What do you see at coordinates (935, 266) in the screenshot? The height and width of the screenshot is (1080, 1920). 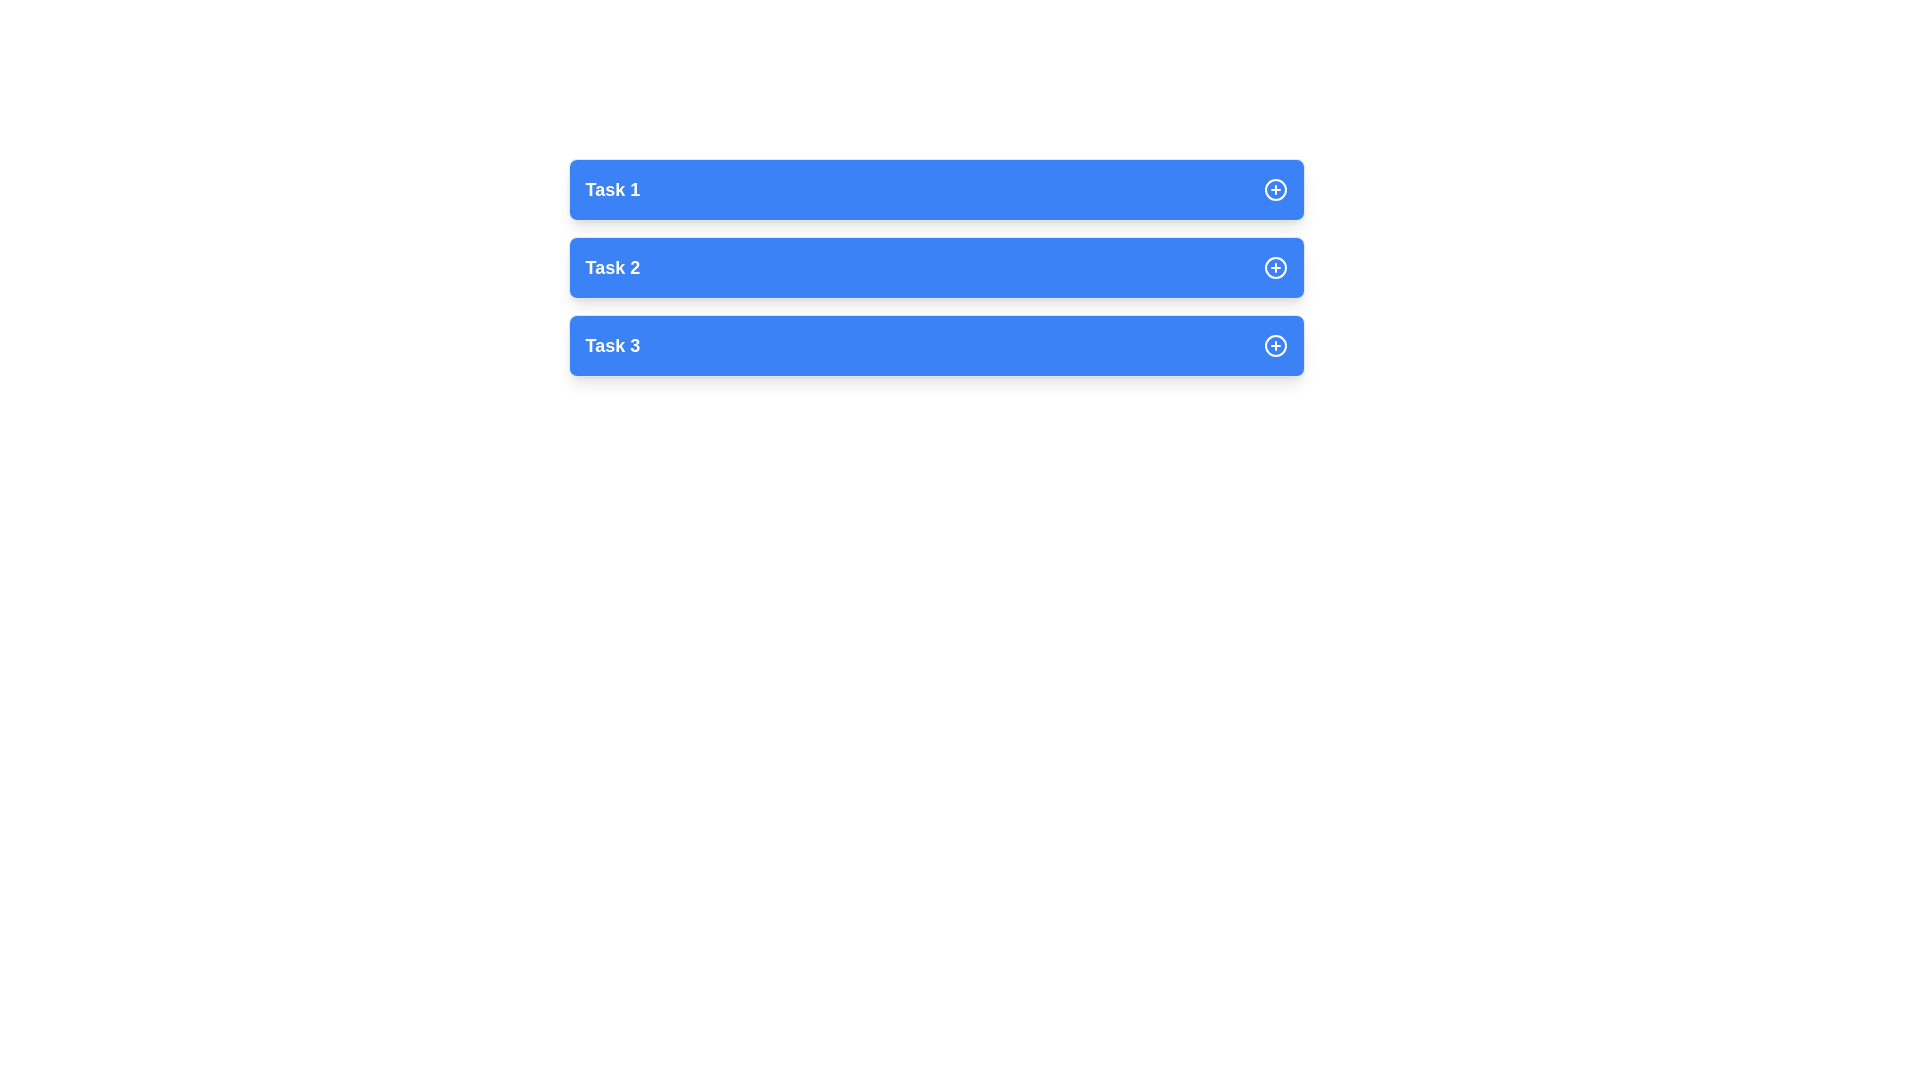 I see `the 'Task 2' button, which is the second button in a vertically stacked list` at bounding box center [935, 266].